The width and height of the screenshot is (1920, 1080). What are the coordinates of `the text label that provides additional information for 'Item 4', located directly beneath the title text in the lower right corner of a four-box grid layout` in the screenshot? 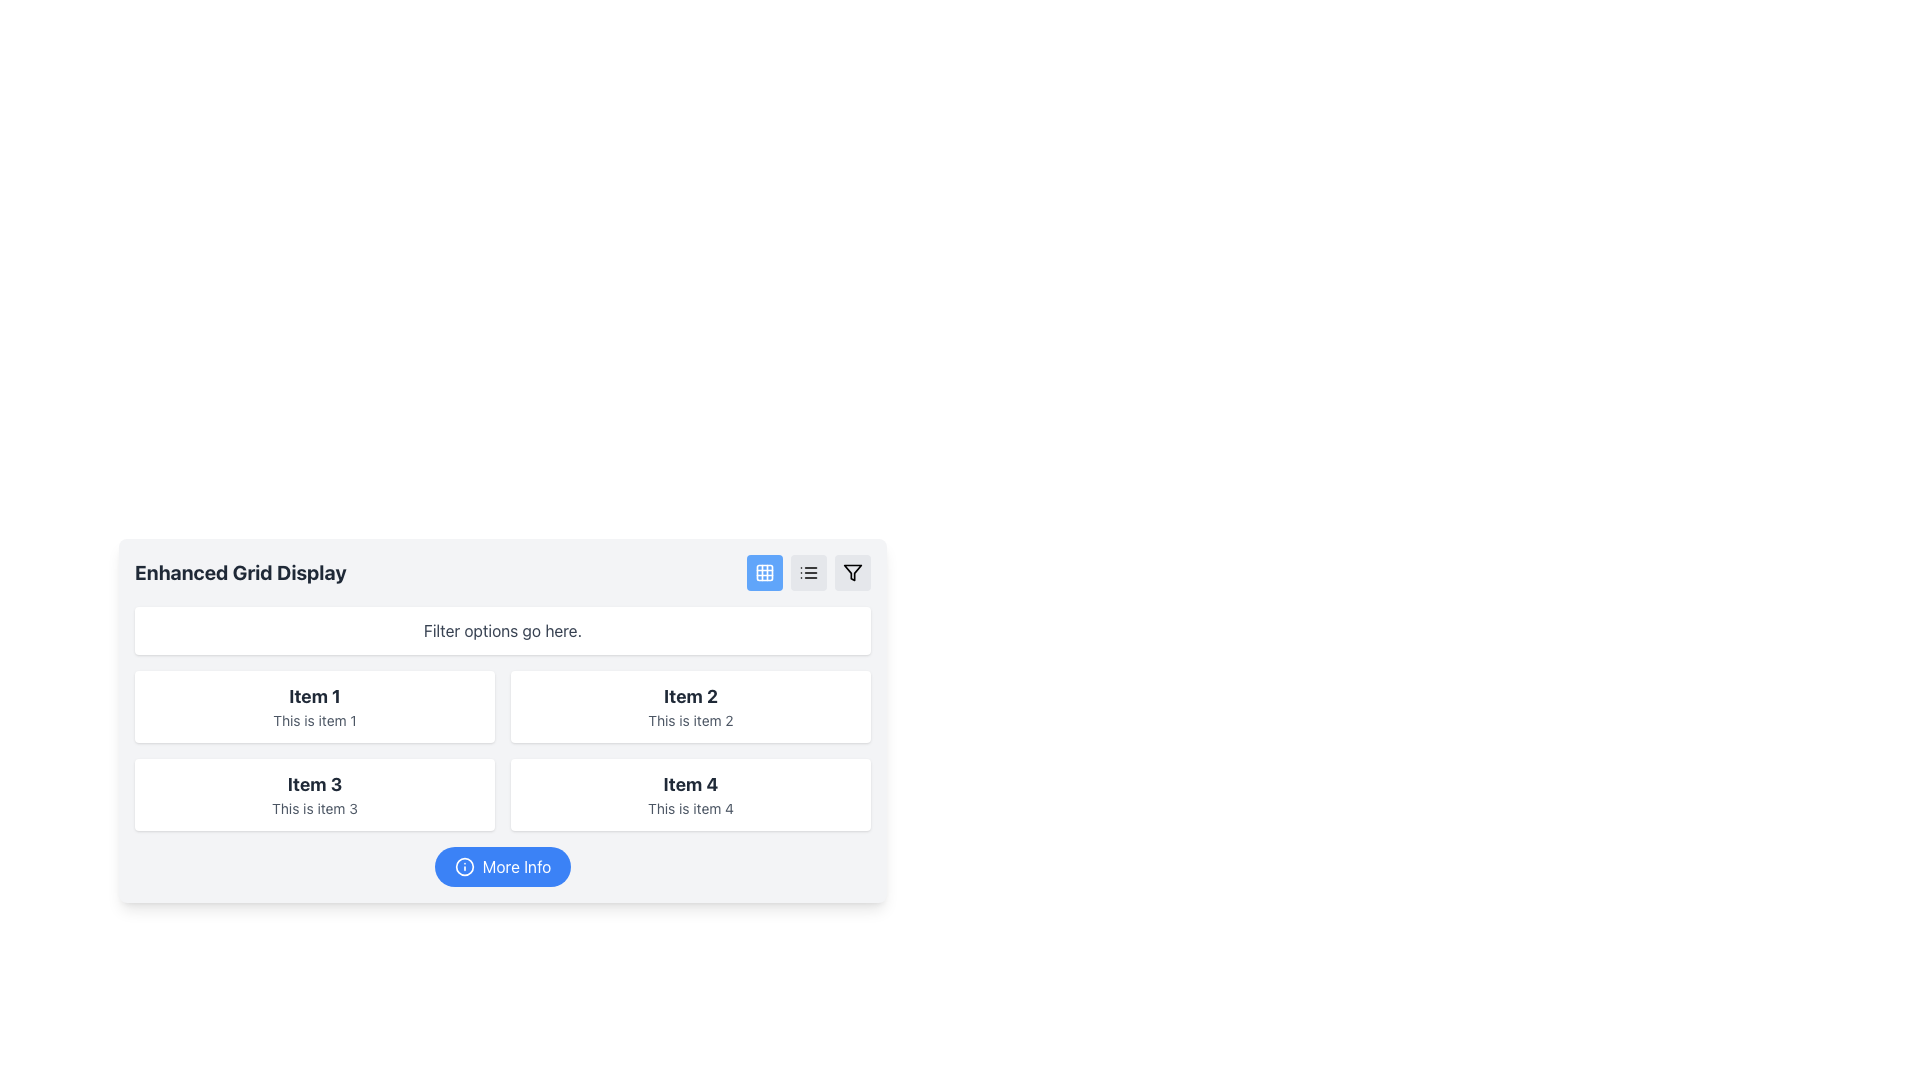 It's located at (691, 808).